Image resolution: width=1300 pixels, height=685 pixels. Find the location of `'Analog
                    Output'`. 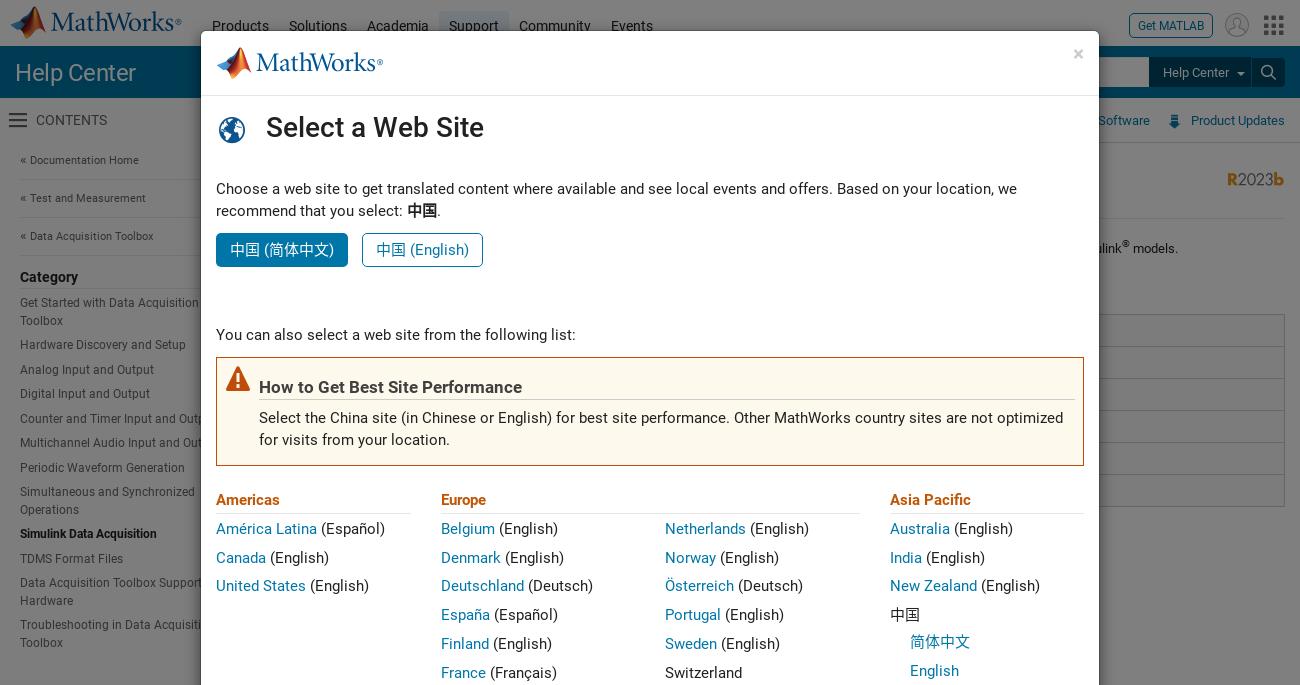

'Analog
                    Output' is located at coordinates (344, 362).